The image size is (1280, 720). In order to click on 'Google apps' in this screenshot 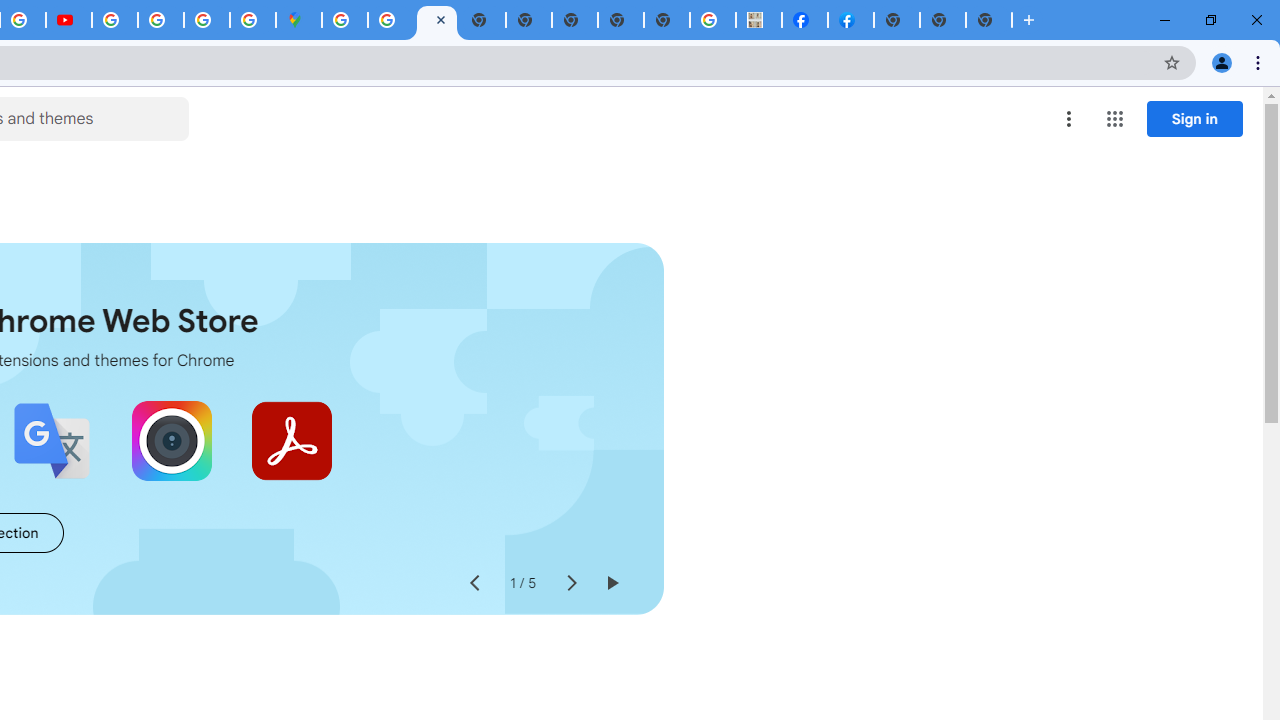, I will do `click(1113, 119)`.